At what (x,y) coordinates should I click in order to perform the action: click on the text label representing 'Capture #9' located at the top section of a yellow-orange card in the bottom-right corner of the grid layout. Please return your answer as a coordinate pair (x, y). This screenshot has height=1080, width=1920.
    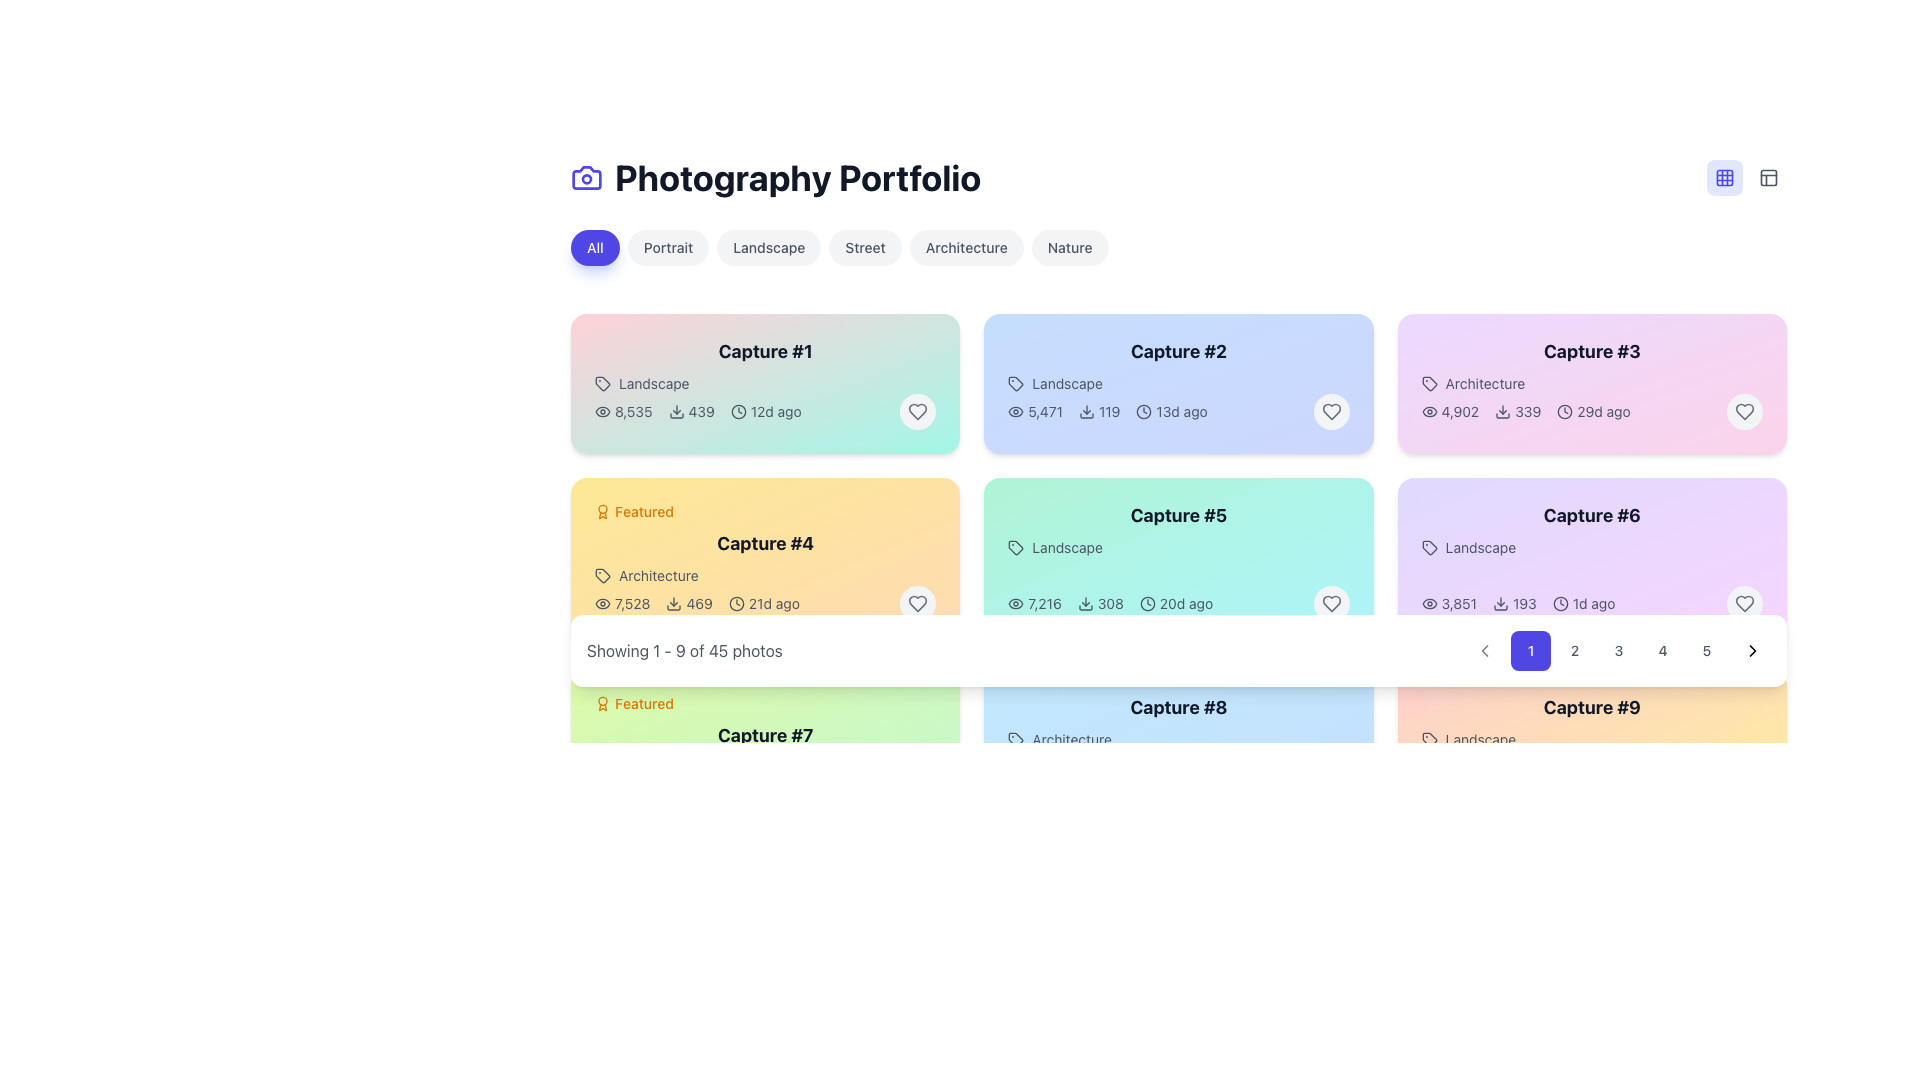
    Looking at the image, I should click on (1591, 707).